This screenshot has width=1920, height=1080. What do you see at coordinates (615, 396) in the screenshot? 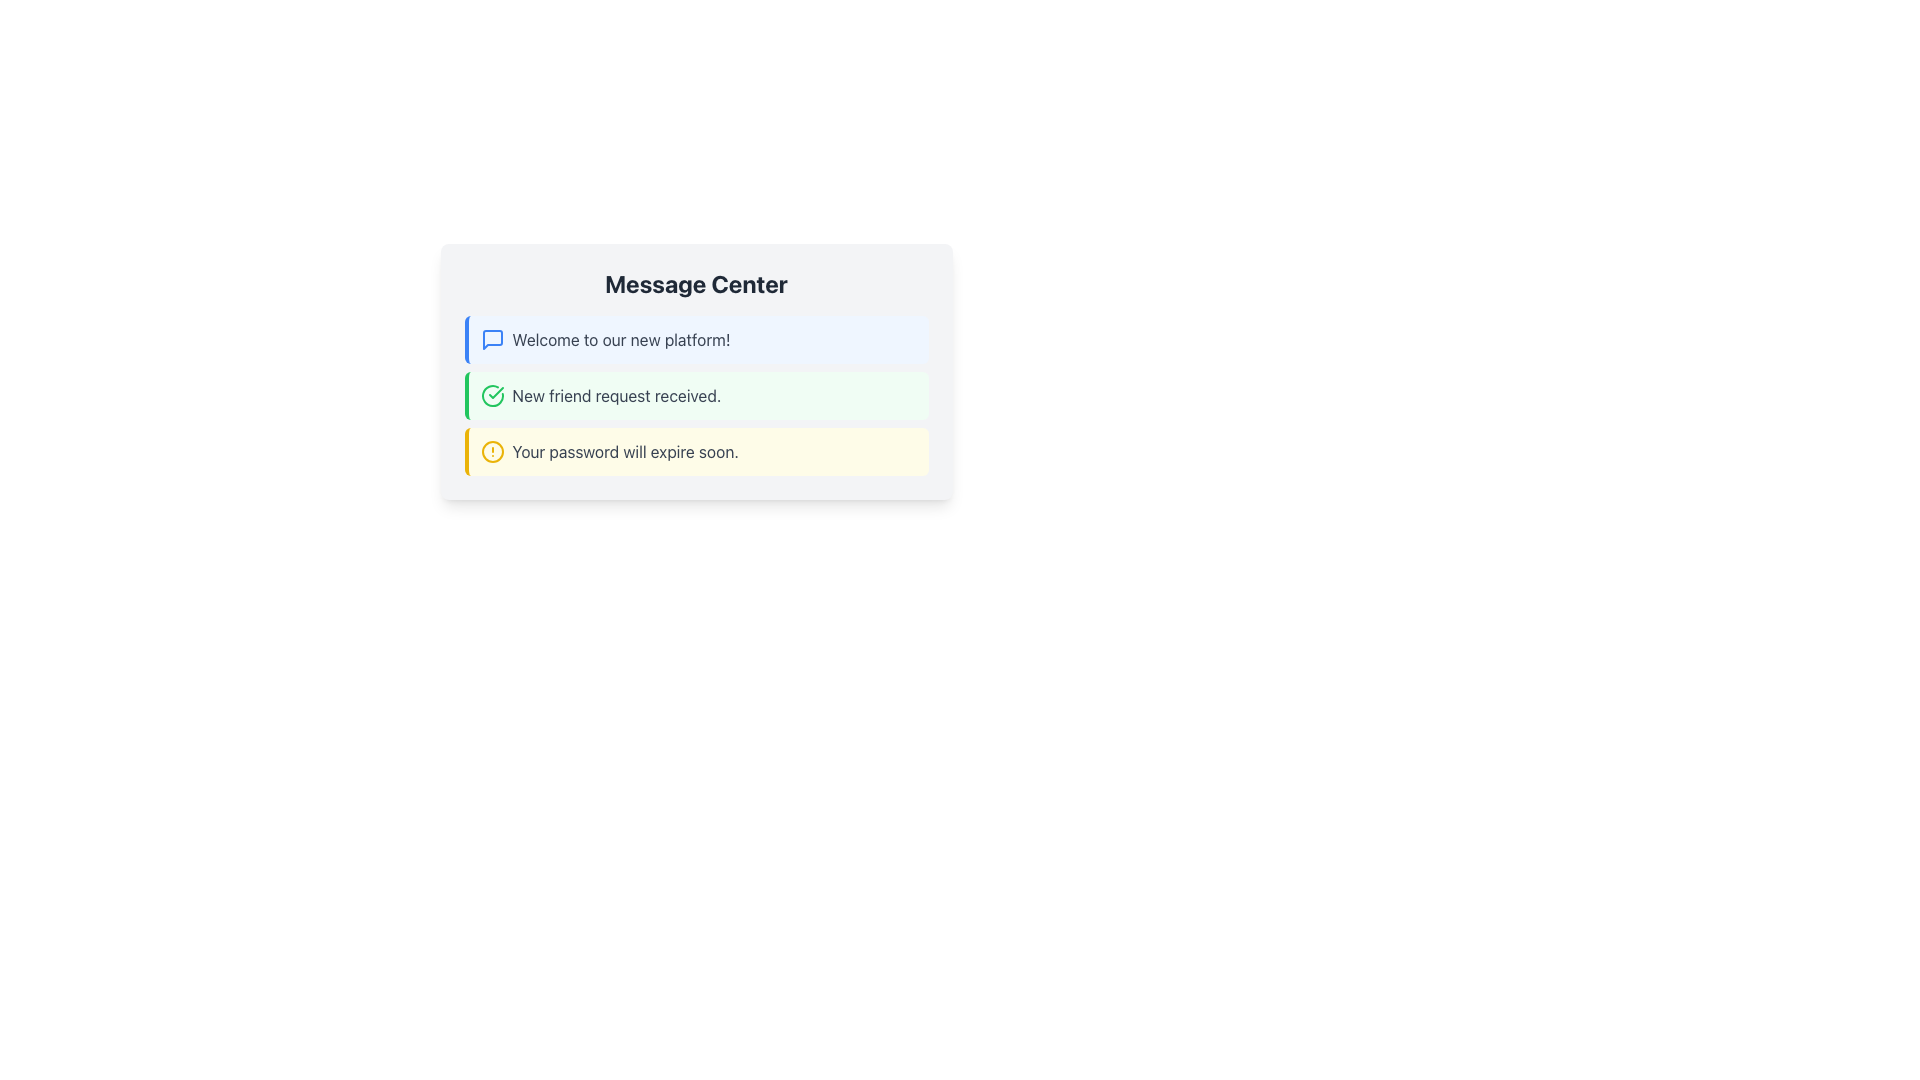
I see `the static text element that reads 'New friend request received.' which is part of a notification with a soft green background and a checkmark icon to its left` at bounding box center [615, 396].